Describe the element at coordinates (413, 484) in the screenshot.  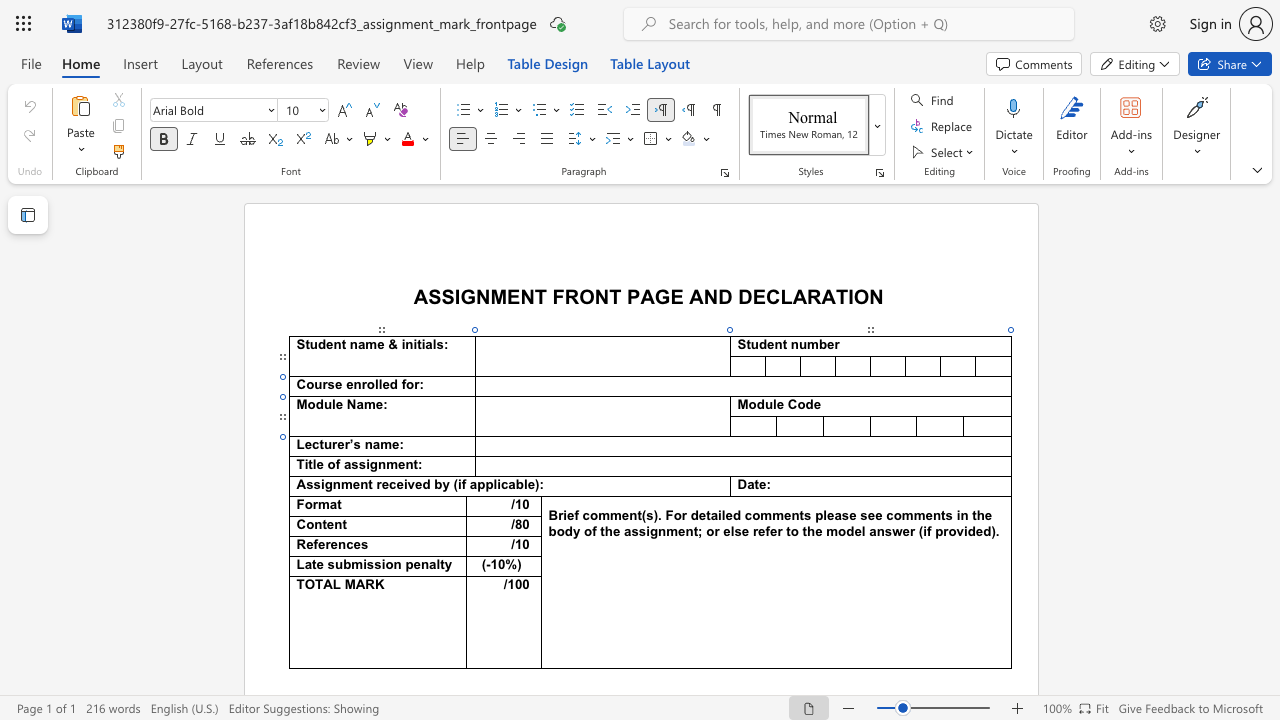
I see `the space between the continuous character "v" and "e" in the text` at that location.